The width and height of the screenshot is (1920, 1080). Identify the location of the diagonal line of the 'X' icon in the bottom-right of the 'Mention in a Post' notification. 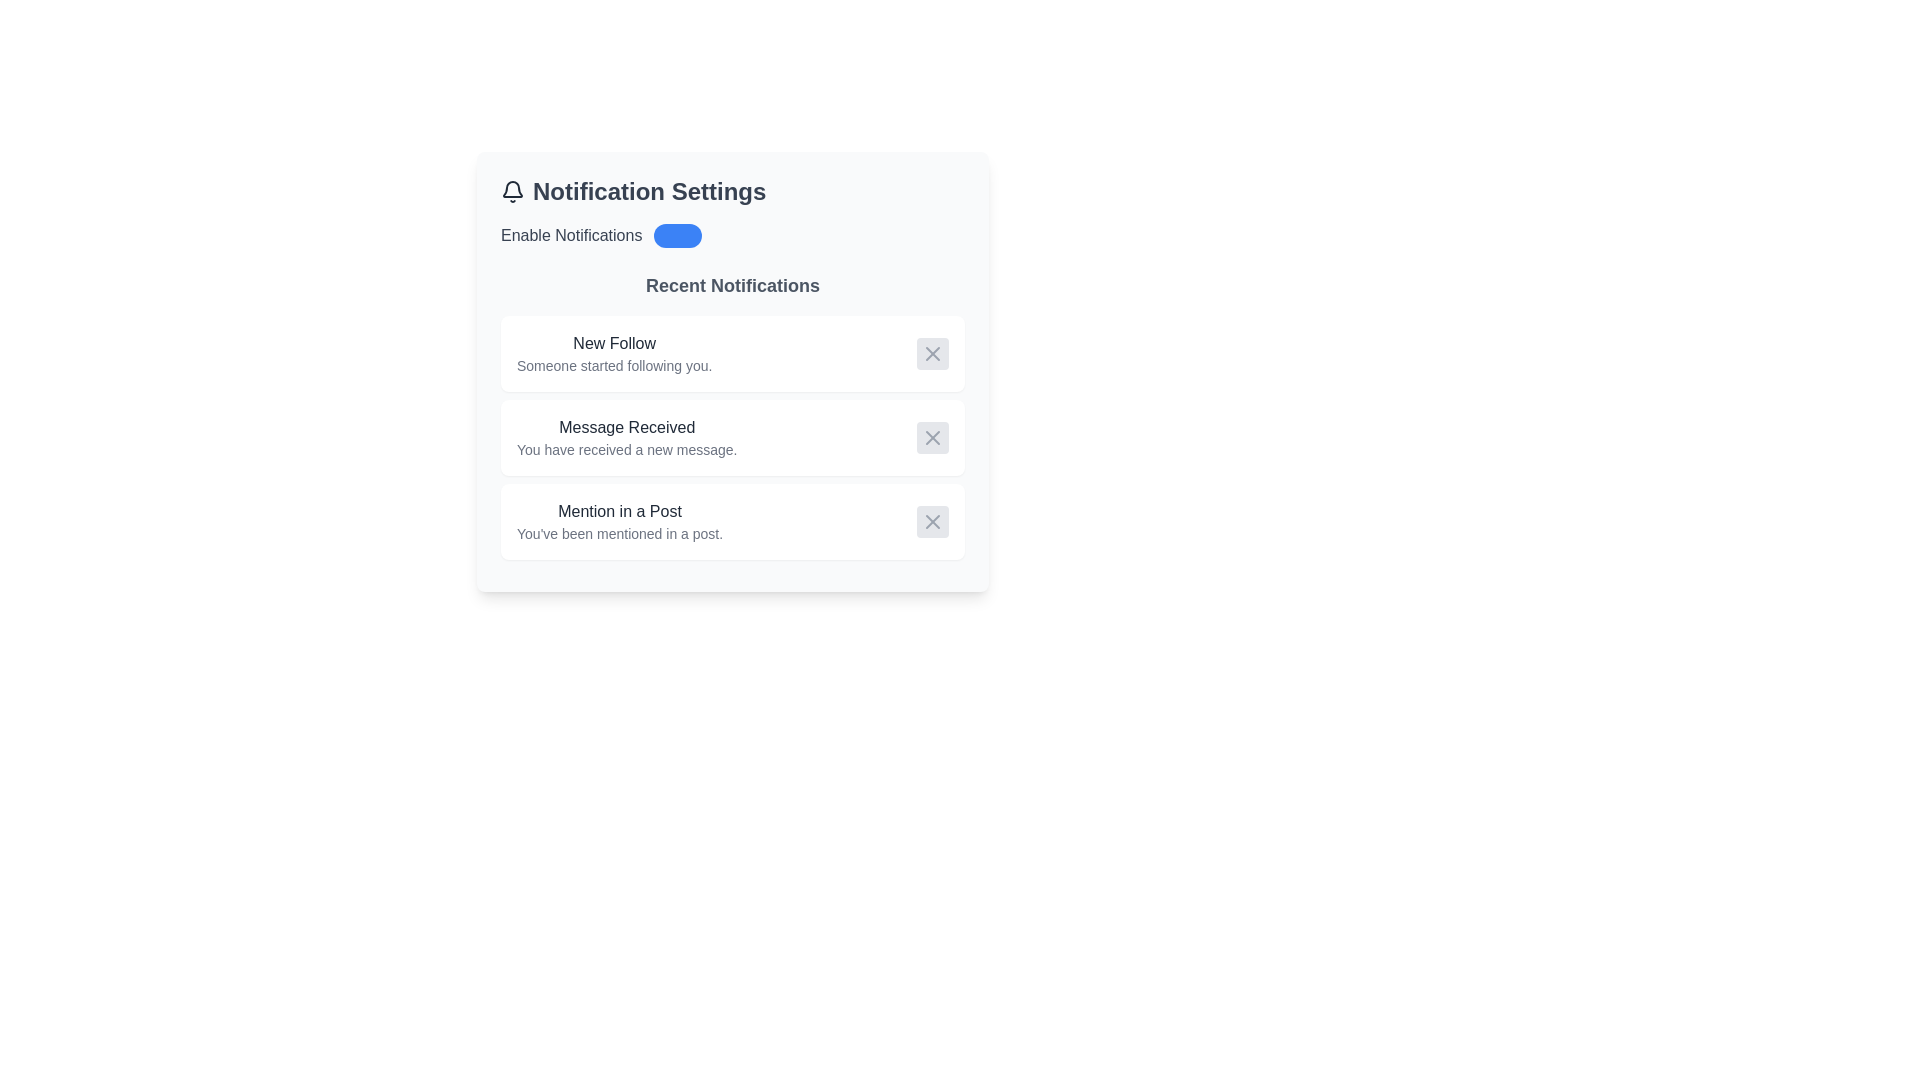
(931, 520).